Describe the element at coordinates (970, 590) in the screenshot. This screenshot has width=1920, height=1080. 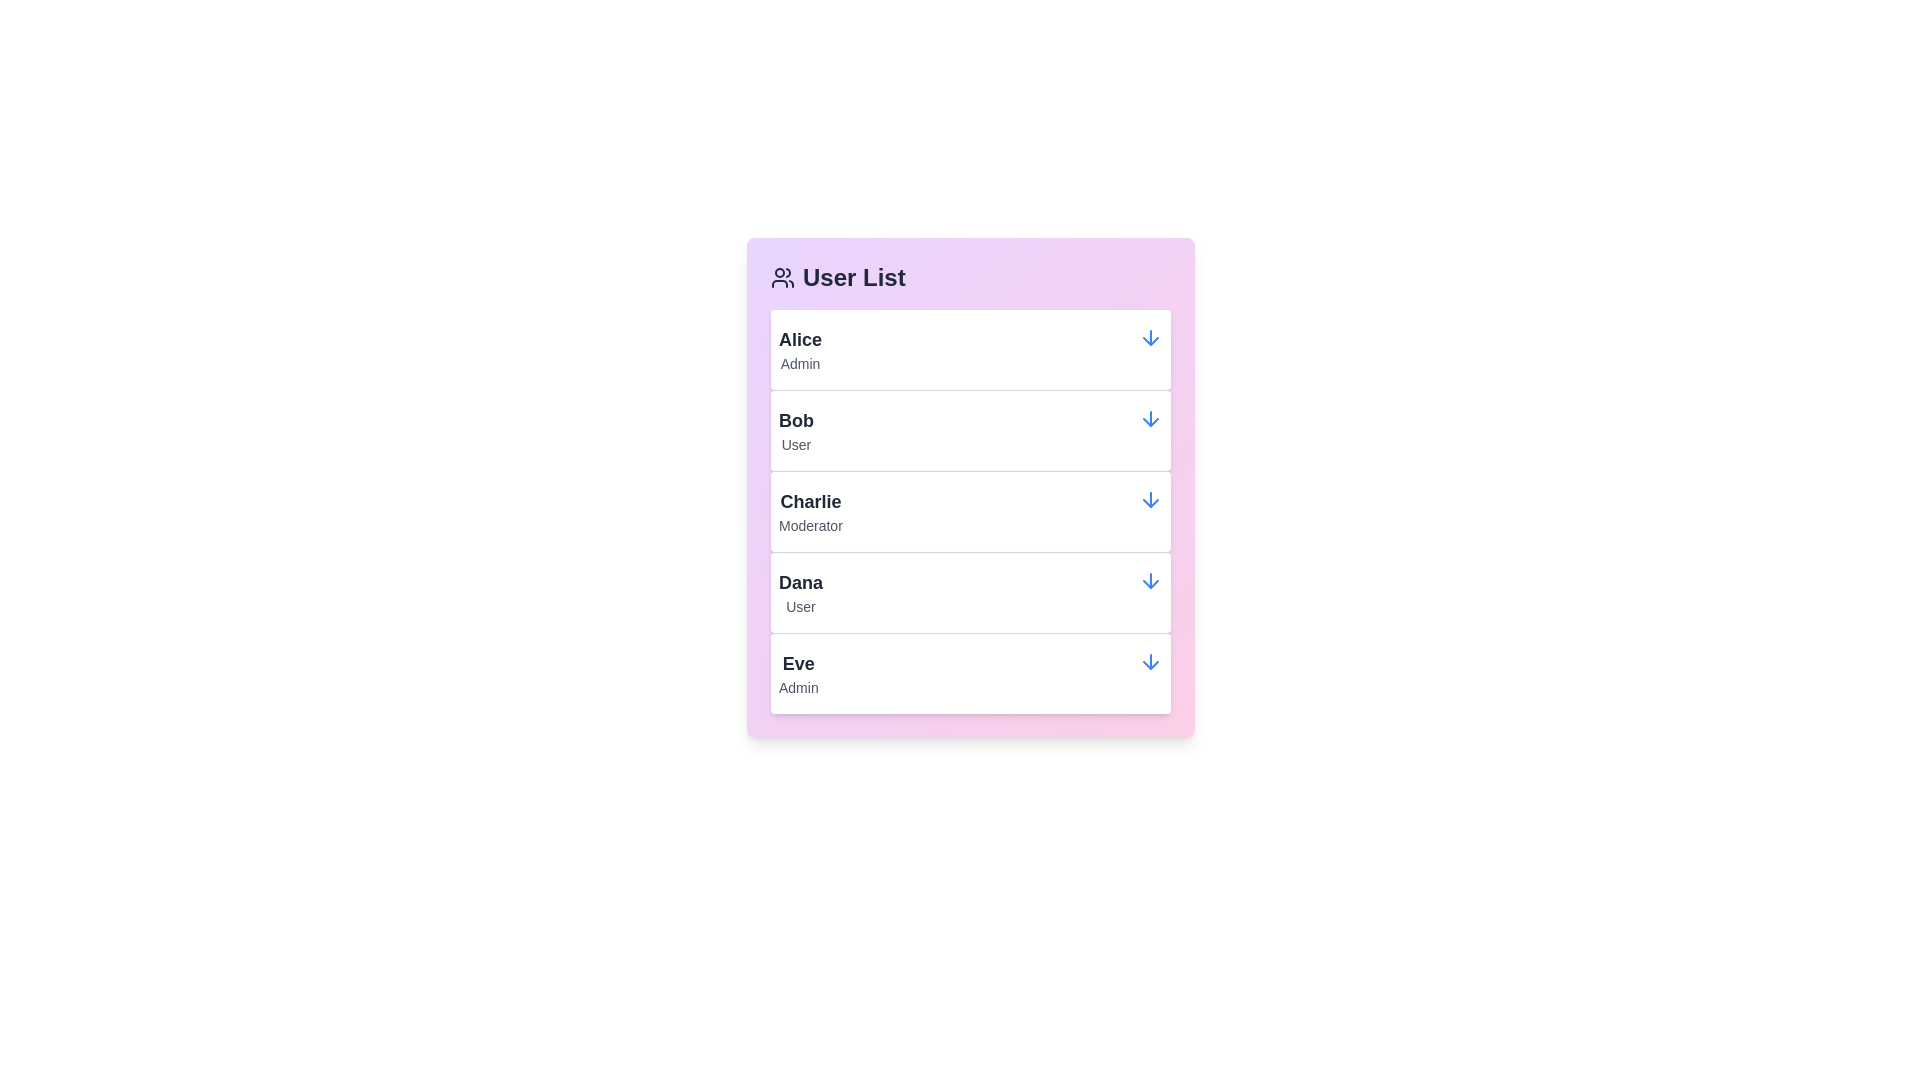
I see `the user list item corresponding to Dana` at that location.